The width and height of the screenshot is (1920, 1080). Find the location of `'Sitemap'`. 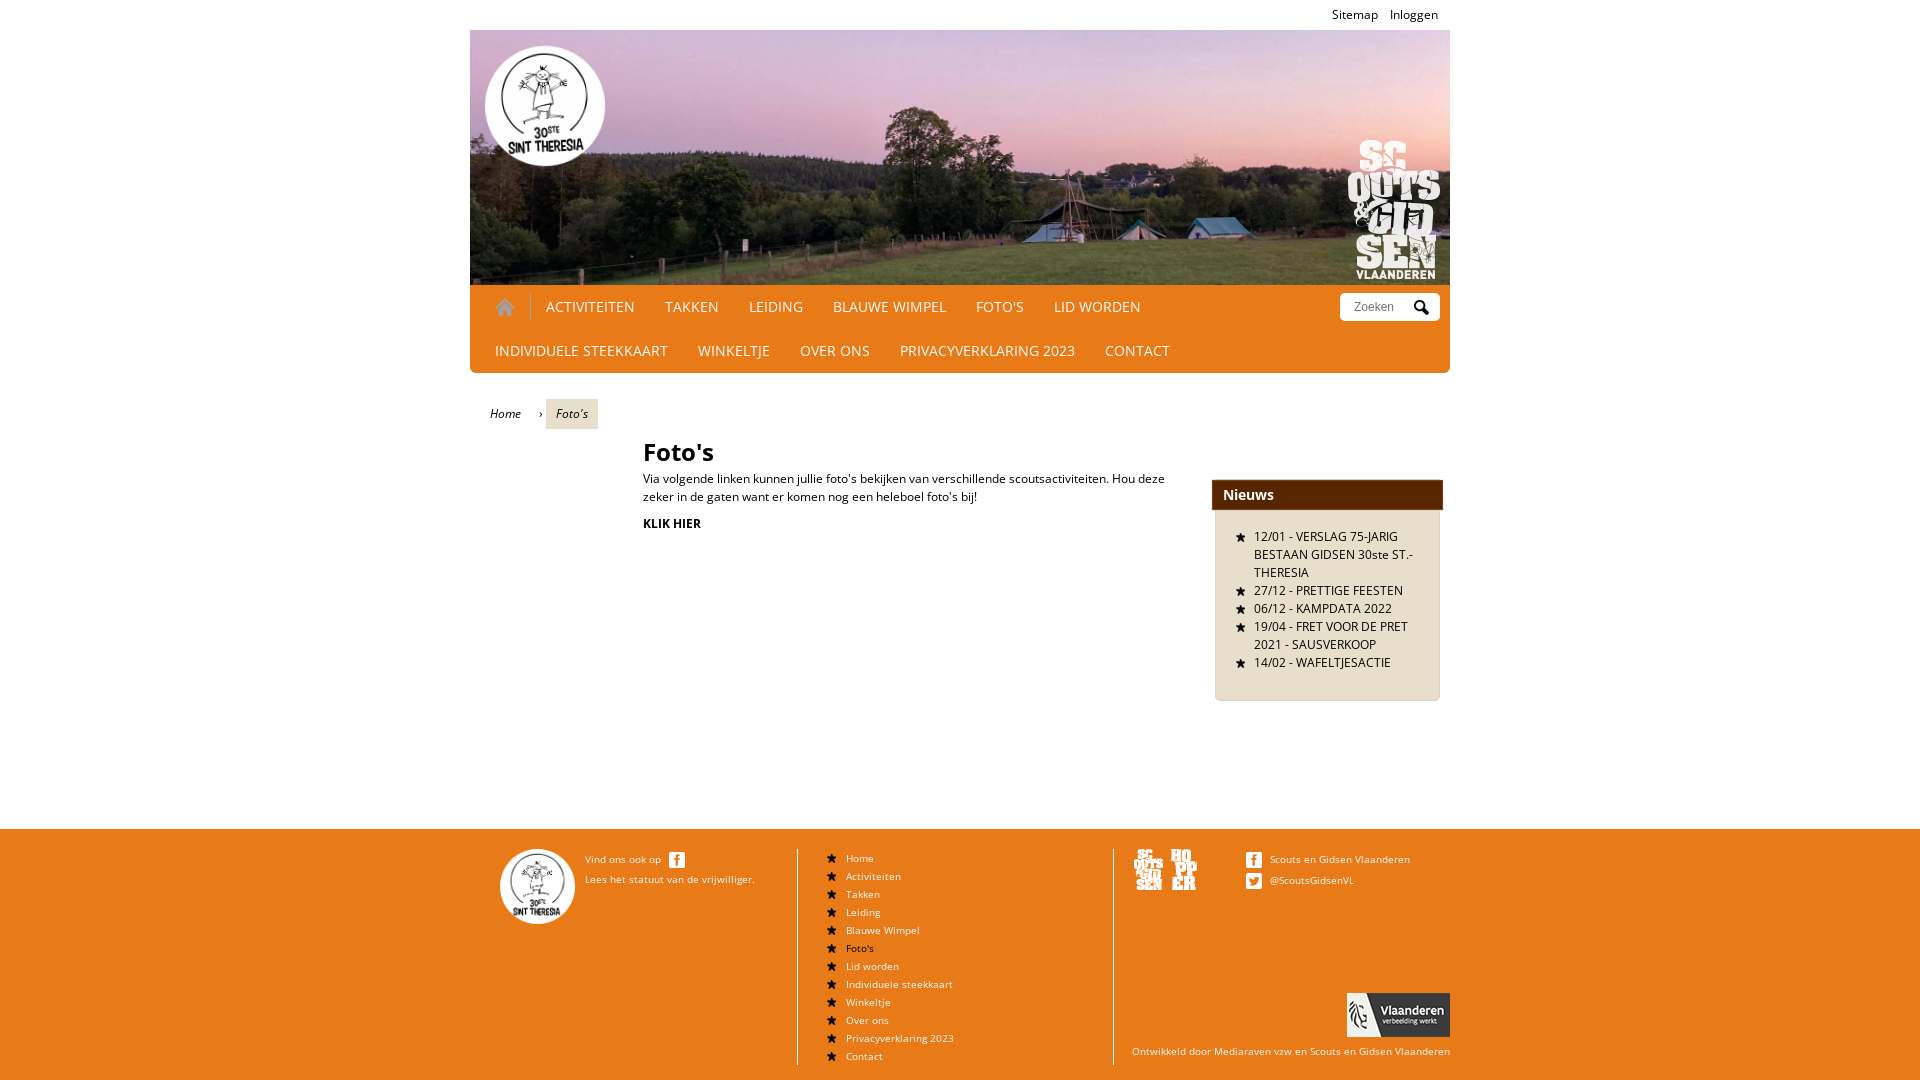

'Sitemap' is located at coordinates (1354, 14).